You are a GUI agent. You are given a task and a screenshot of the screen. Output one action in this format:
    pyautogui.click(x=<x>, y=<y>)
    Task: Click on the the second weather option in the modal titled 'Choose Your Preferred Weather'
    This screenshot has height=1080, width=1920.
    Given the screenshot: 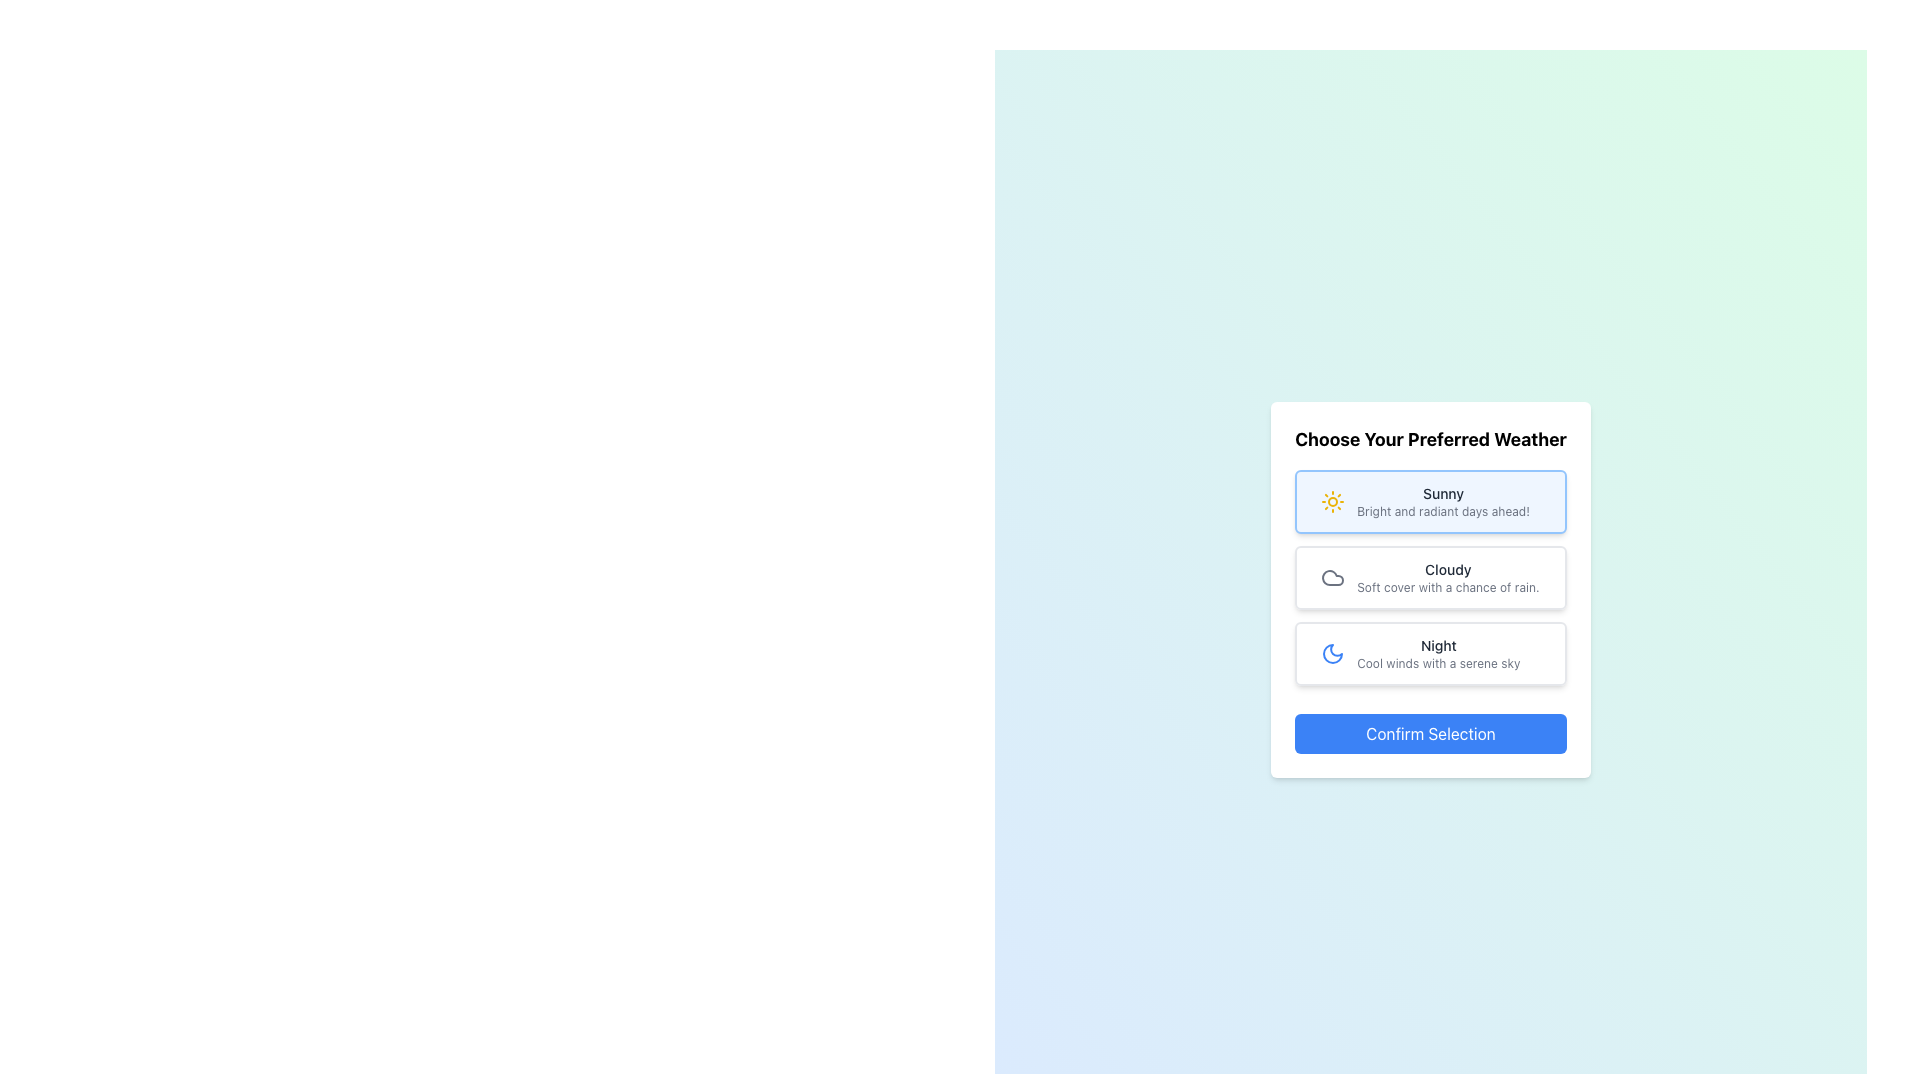 What is the action you would take?
    pyautogui.click(x=1429, y=578)
    